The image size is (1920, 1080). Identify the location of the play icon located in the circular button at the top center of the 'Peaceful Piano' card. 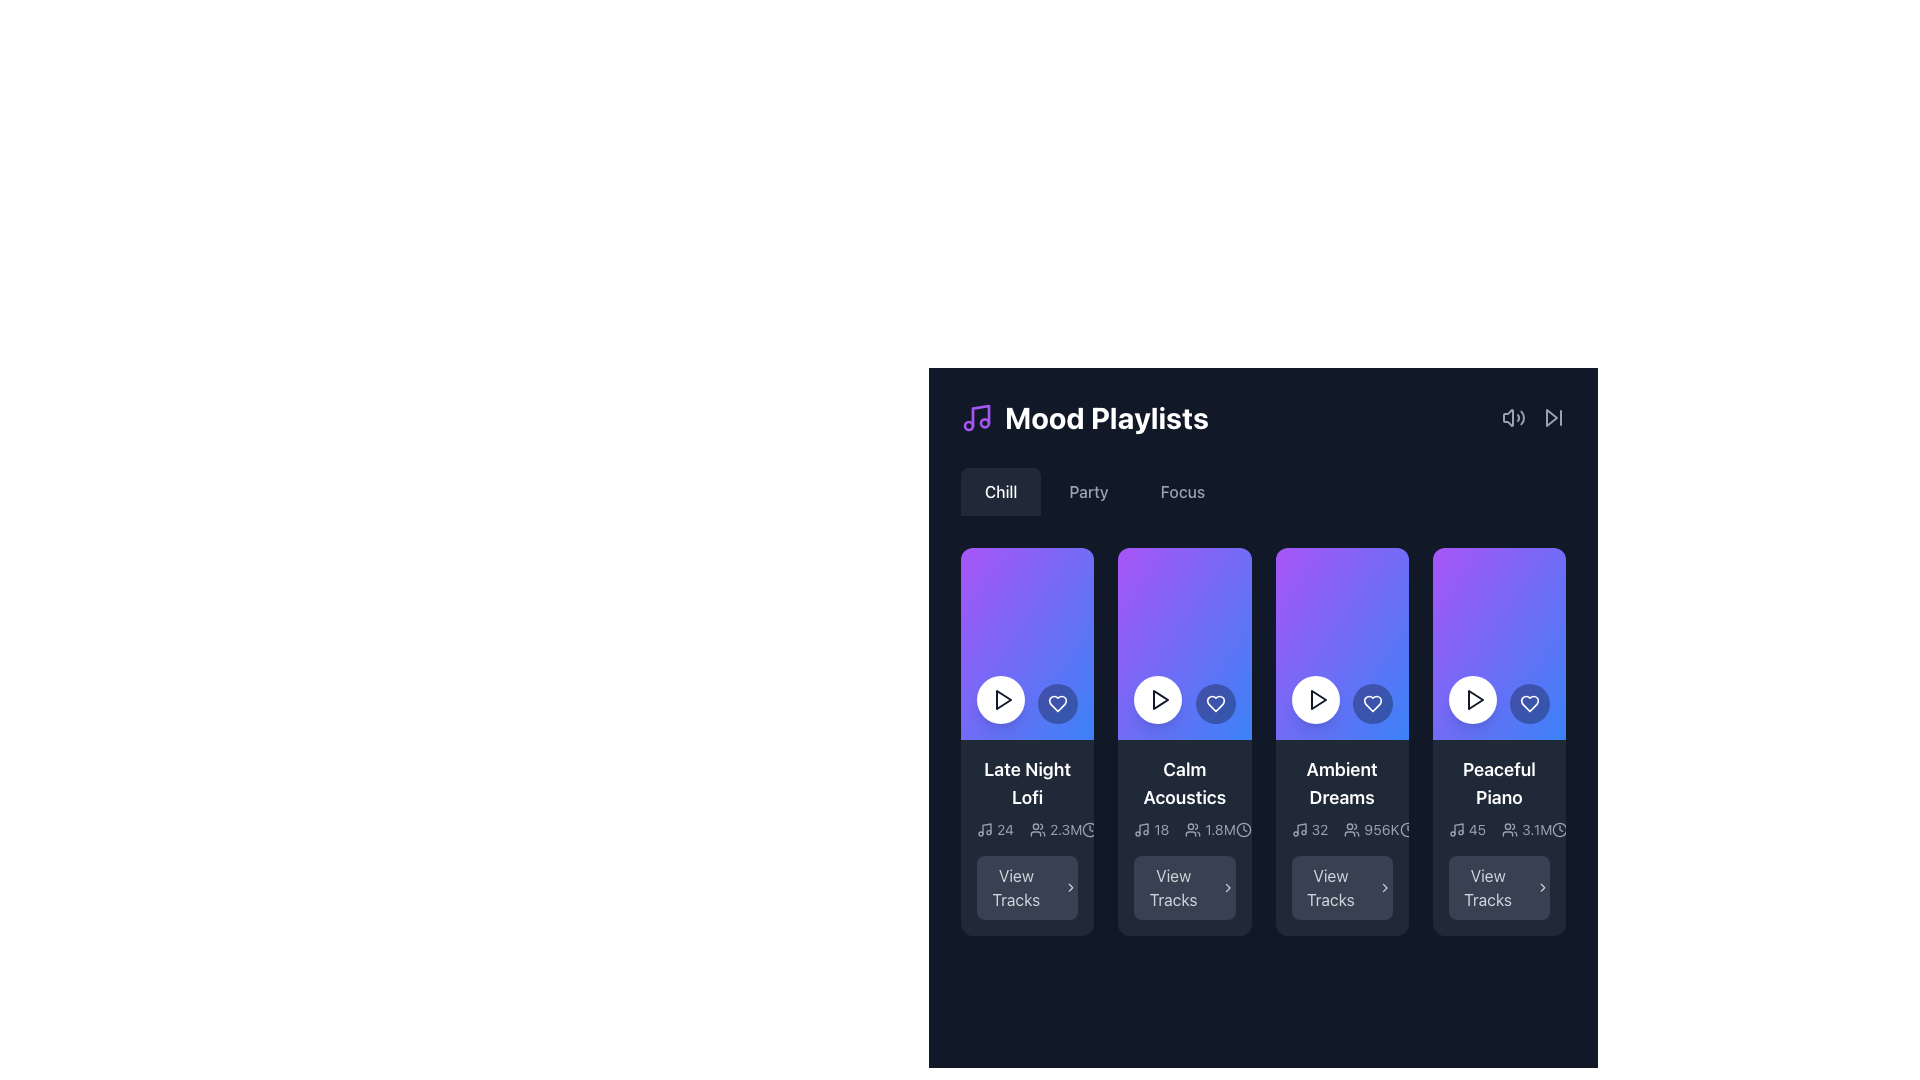
(1474, 698).